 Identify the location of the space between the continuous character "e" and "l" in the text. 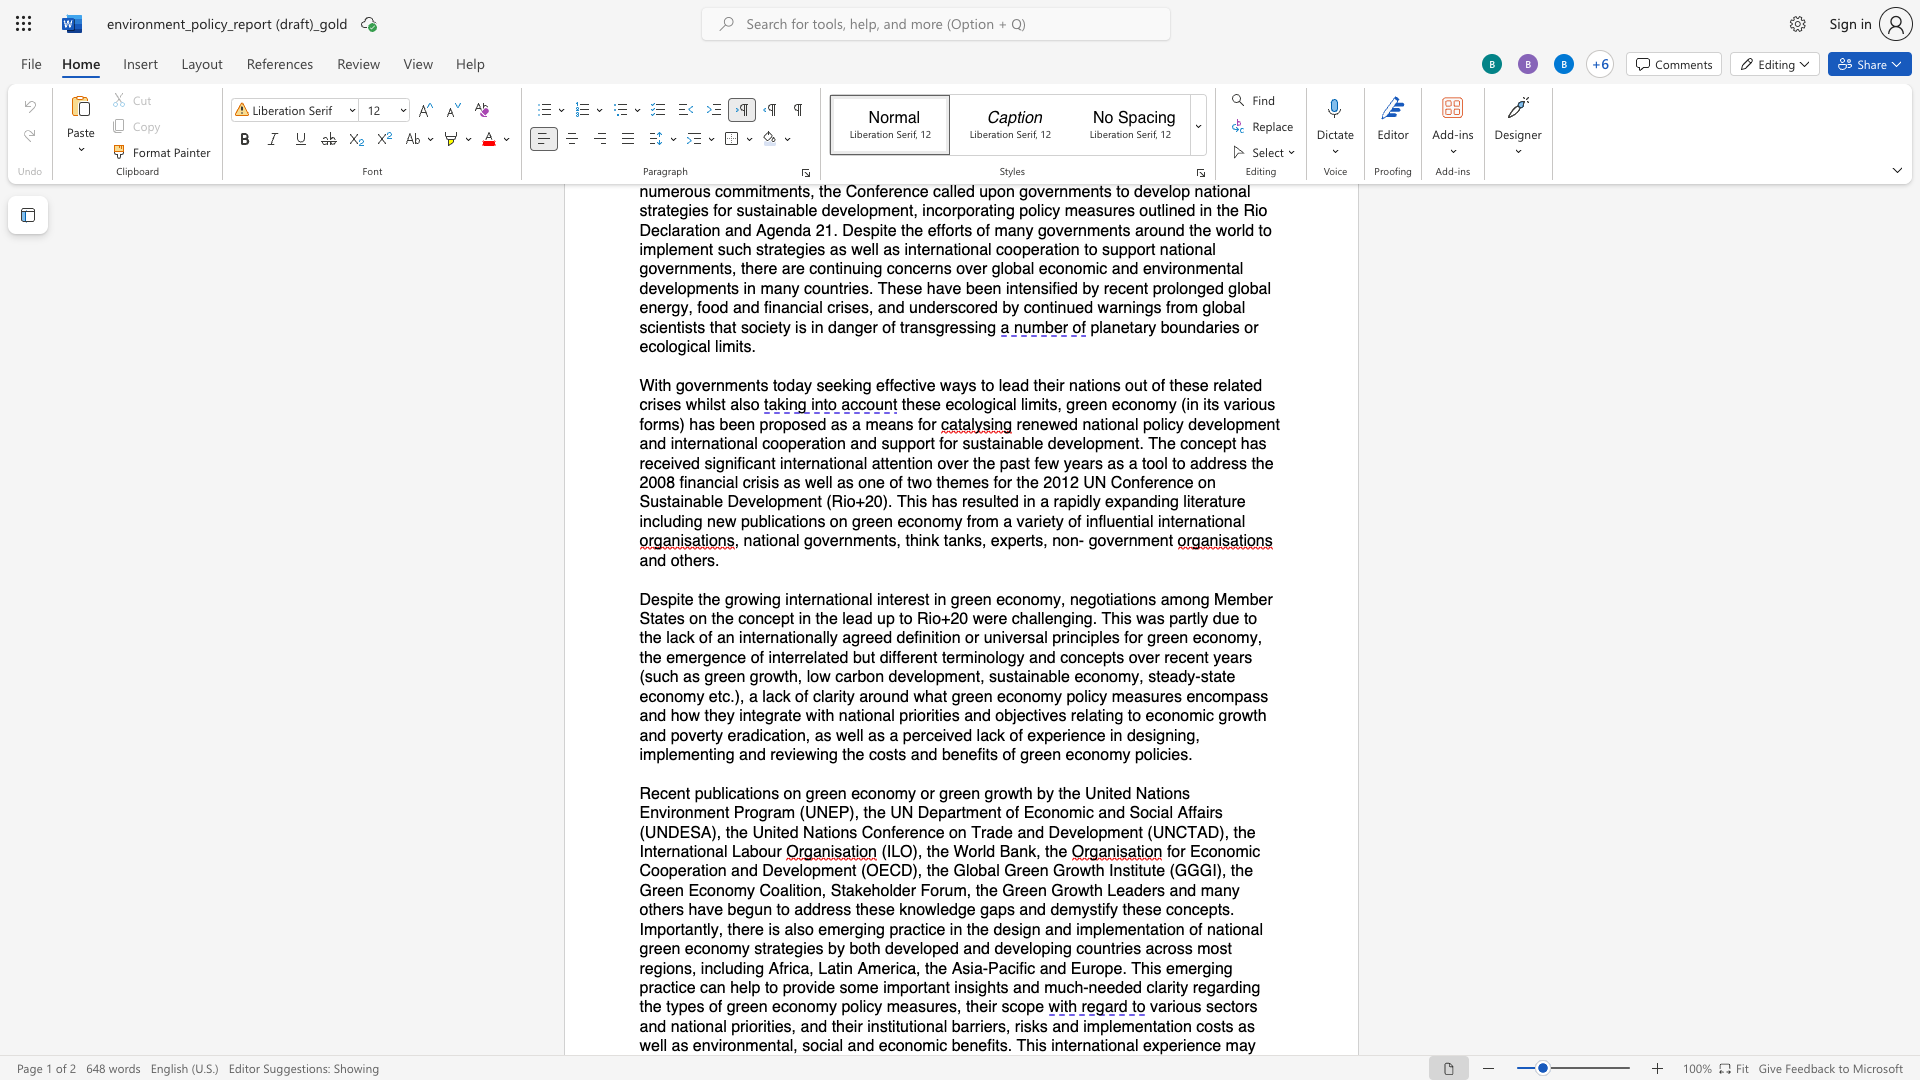
(658, 1045).